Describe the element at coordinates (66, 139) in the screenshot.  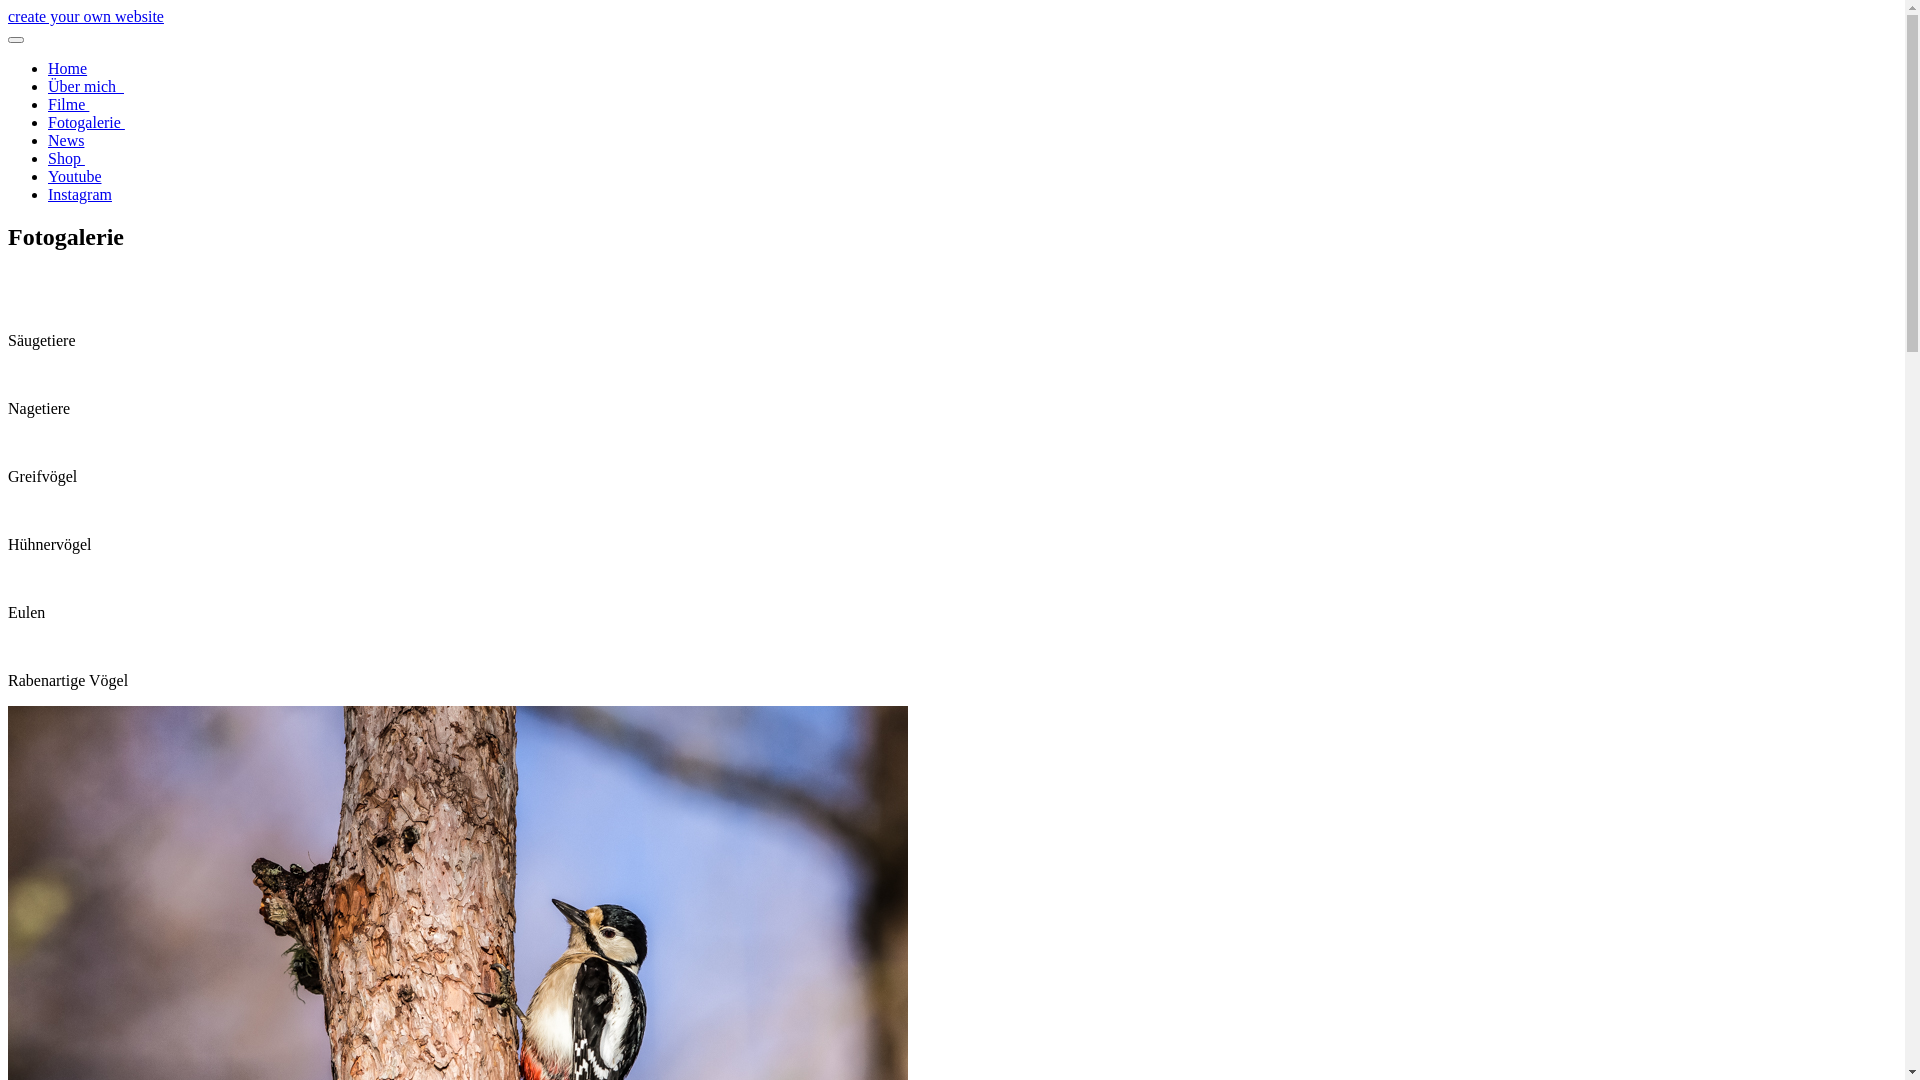
I see `'News'` at that location.